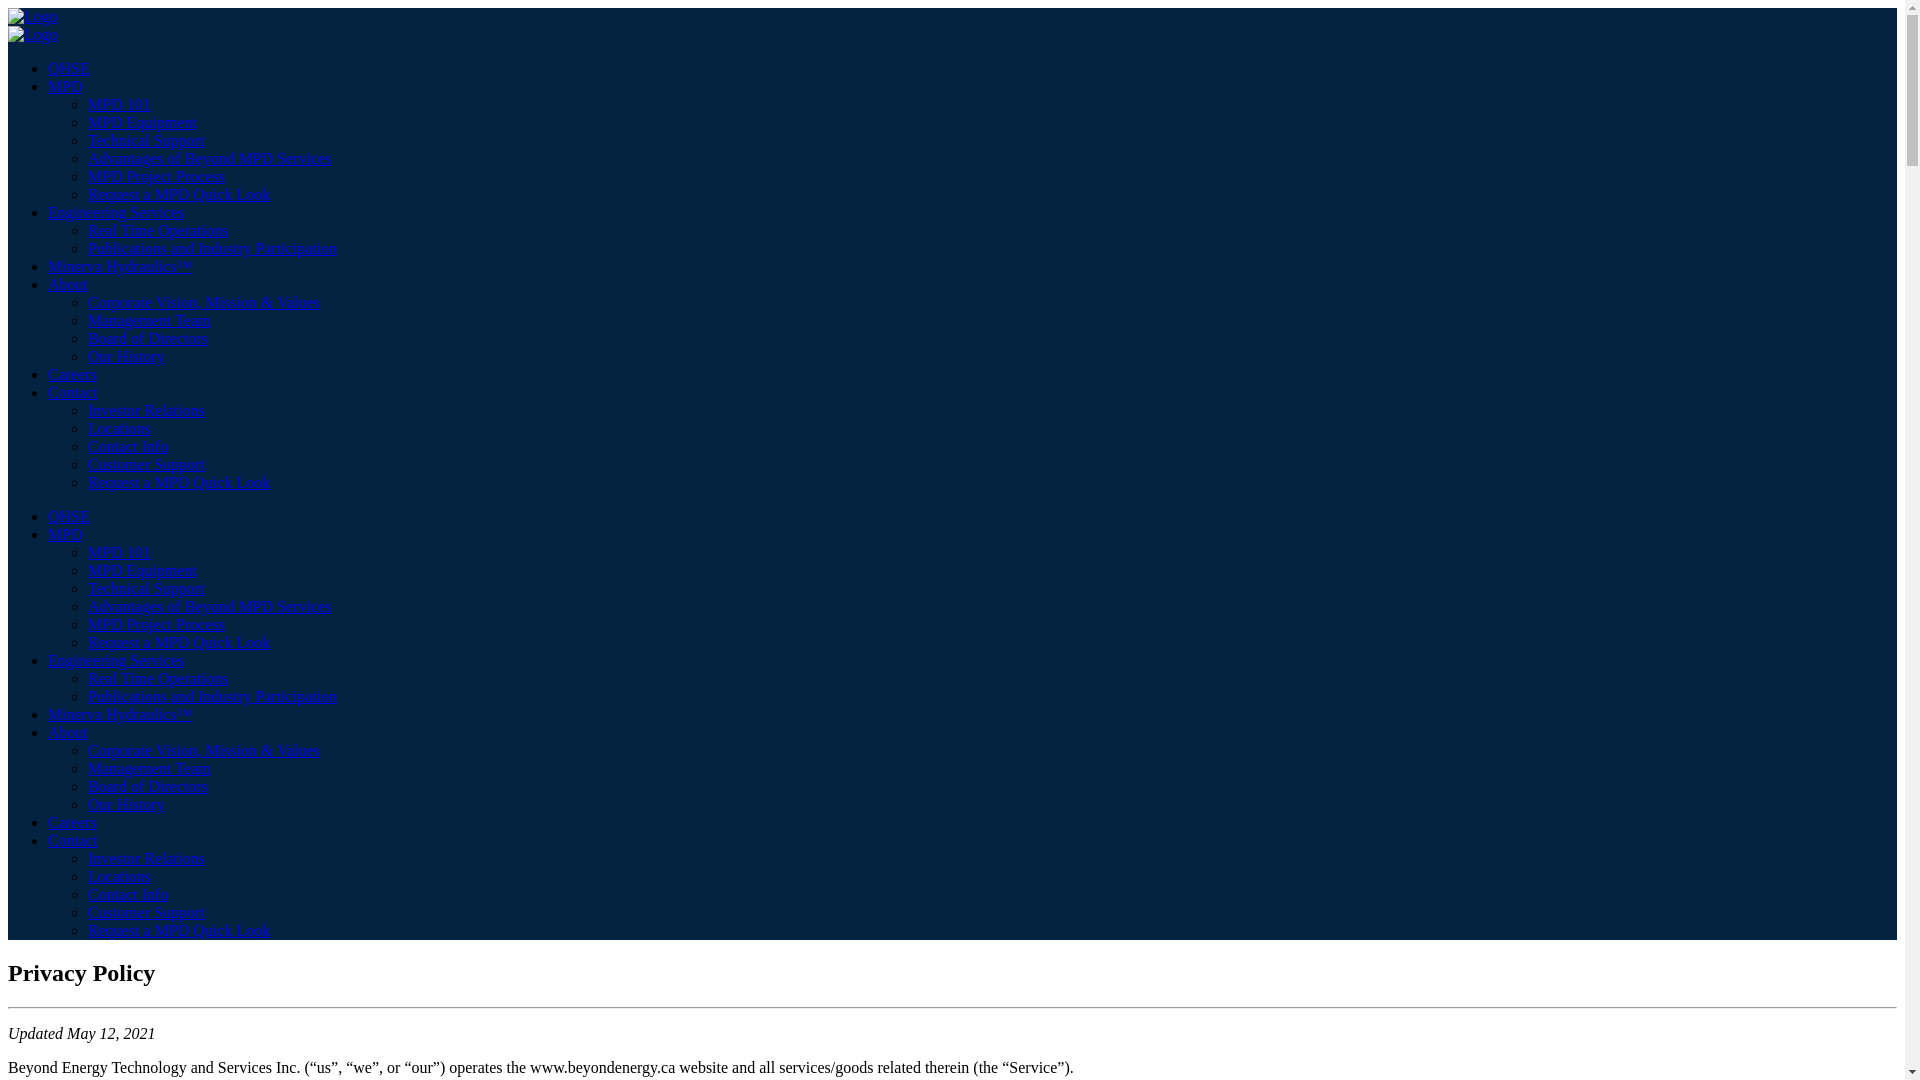 The height and width of the screenshot is (1080, 1920). Describe the element at coordinates (86, 912) in the screenshot. I see `'Customer Support'` at that location.